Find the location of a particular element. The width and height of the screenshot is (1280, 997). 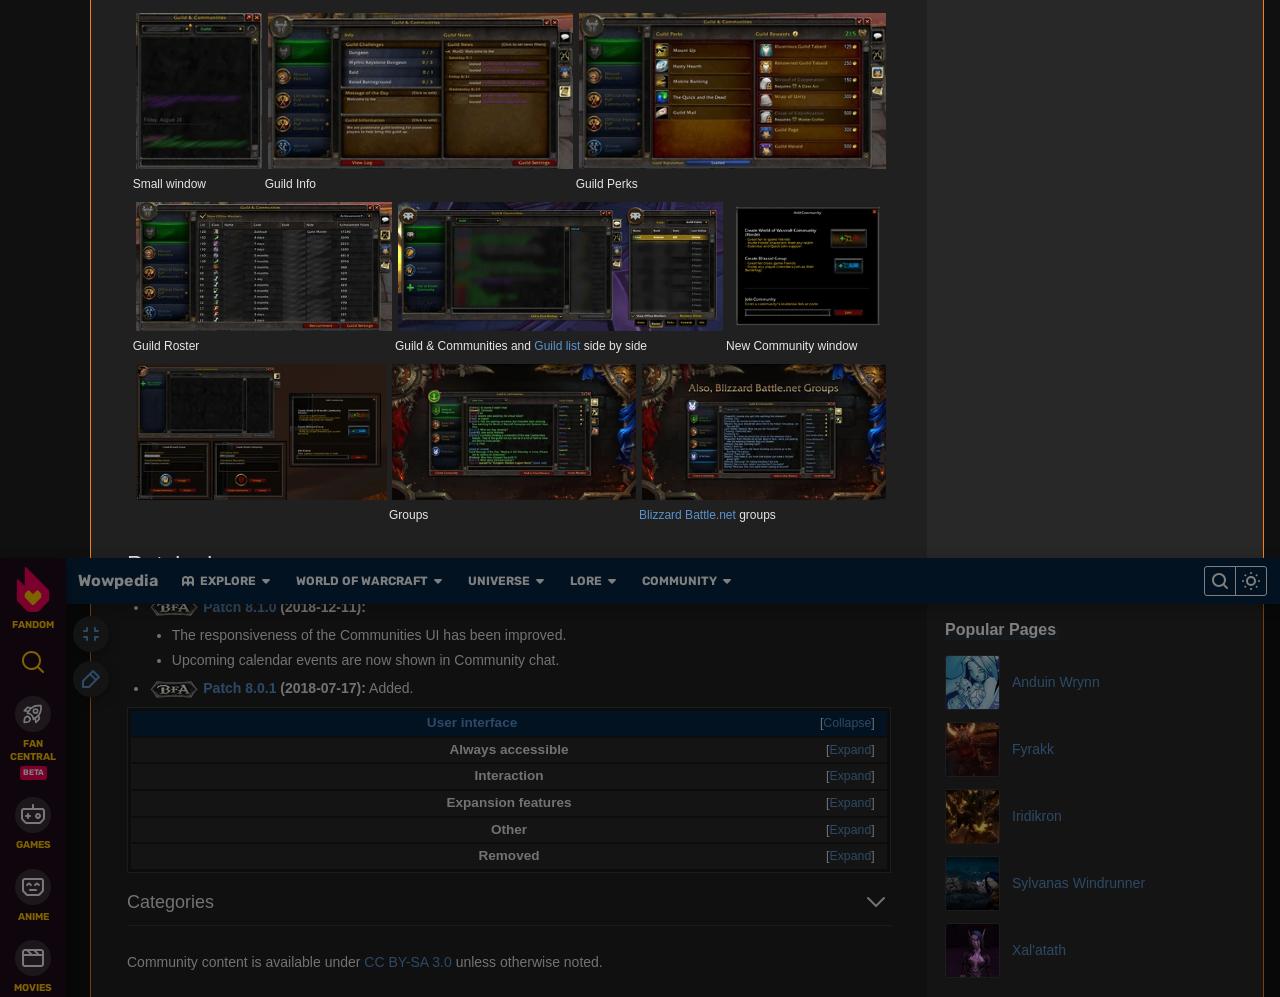

'Community' is located at coordinates (720, 29).